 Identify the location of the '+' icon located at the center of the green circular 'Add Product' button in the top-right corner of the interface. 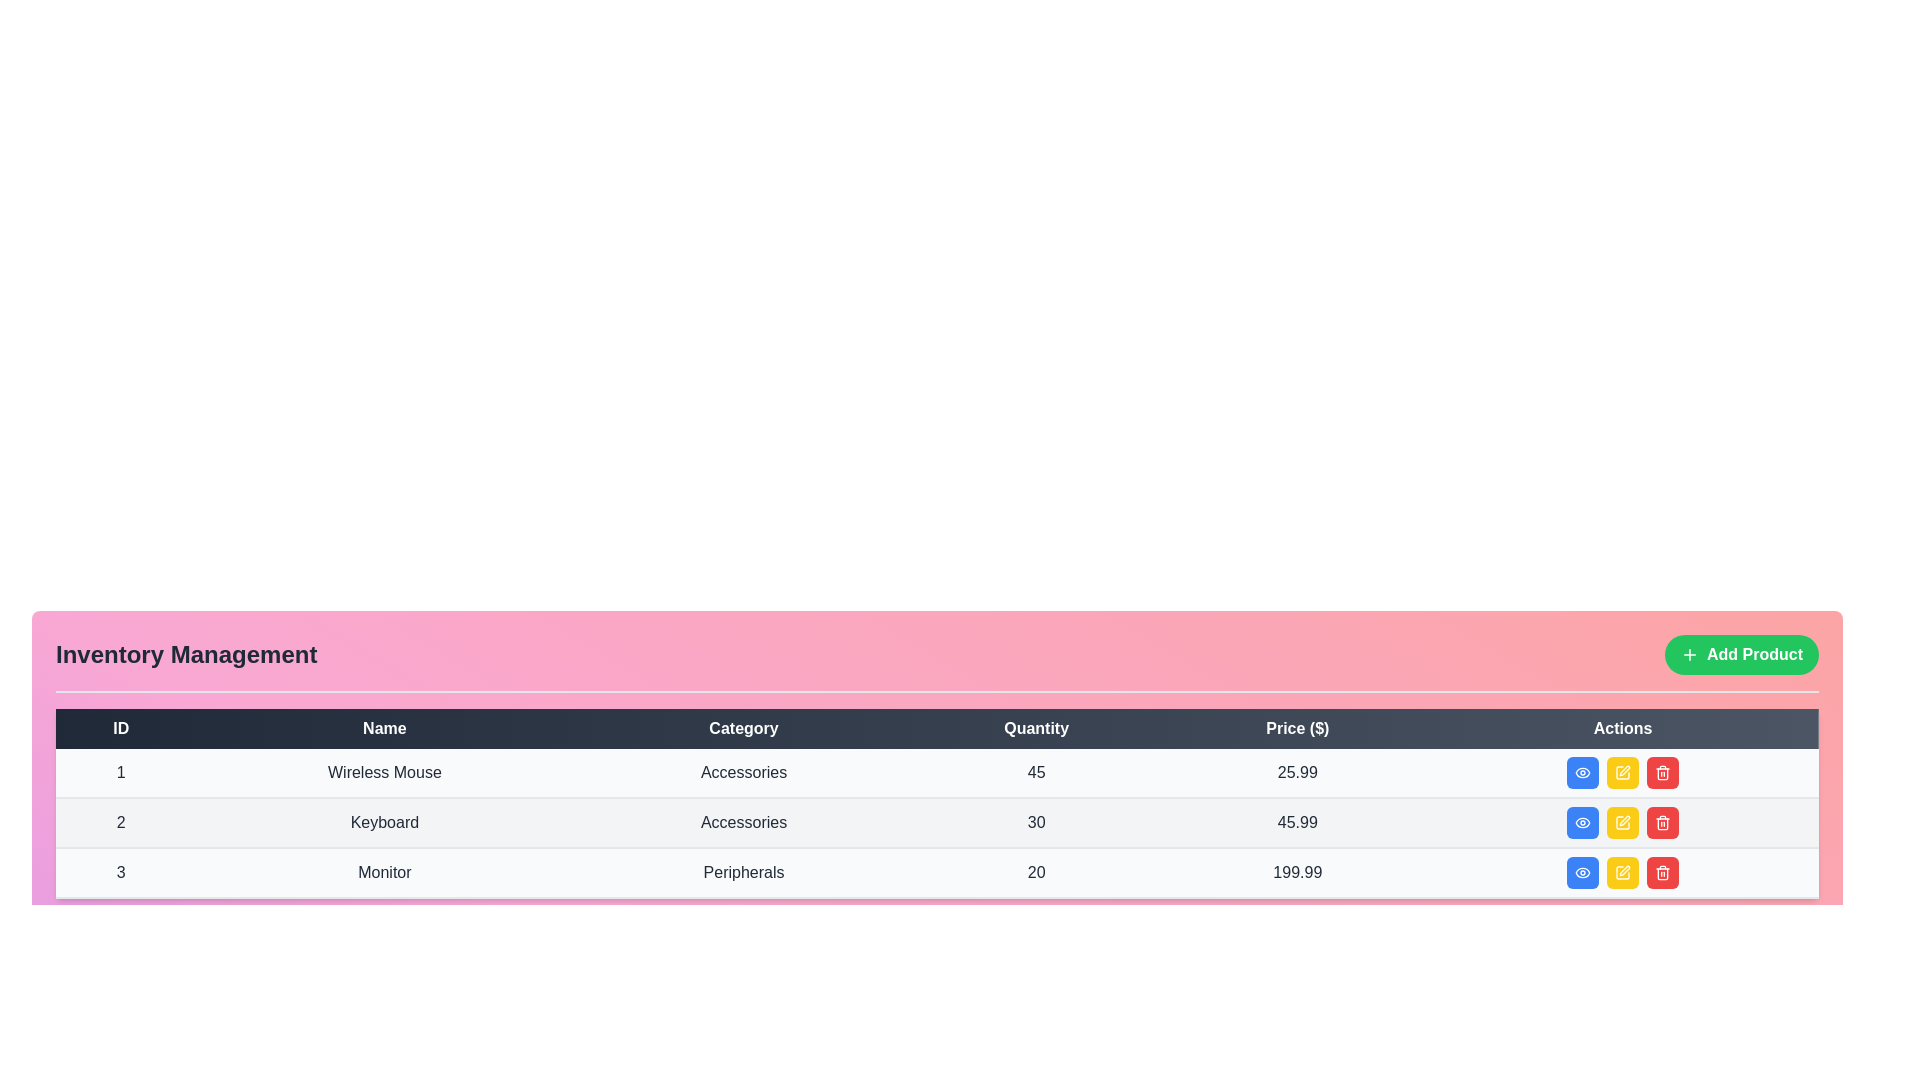
(1688, 655).